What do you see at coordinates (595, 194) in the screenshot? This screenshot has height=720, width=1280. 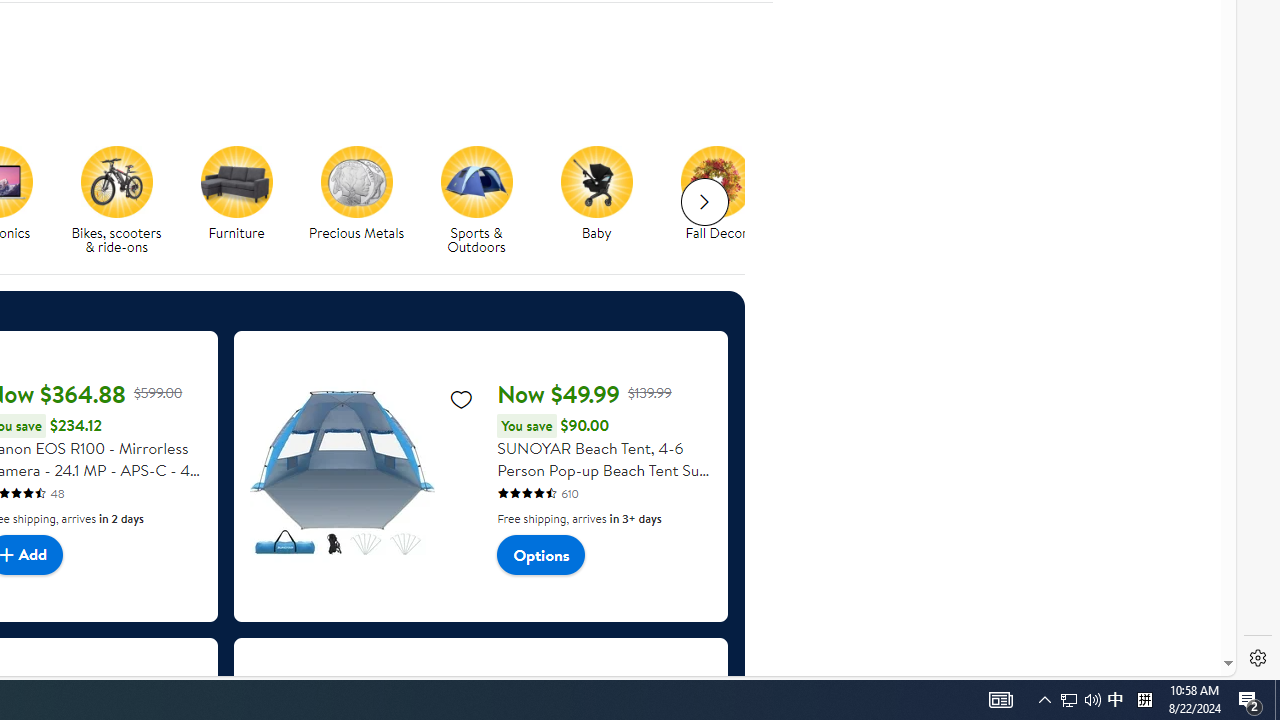 I see `'Baby Baby'` at bounding box center [595, 194].